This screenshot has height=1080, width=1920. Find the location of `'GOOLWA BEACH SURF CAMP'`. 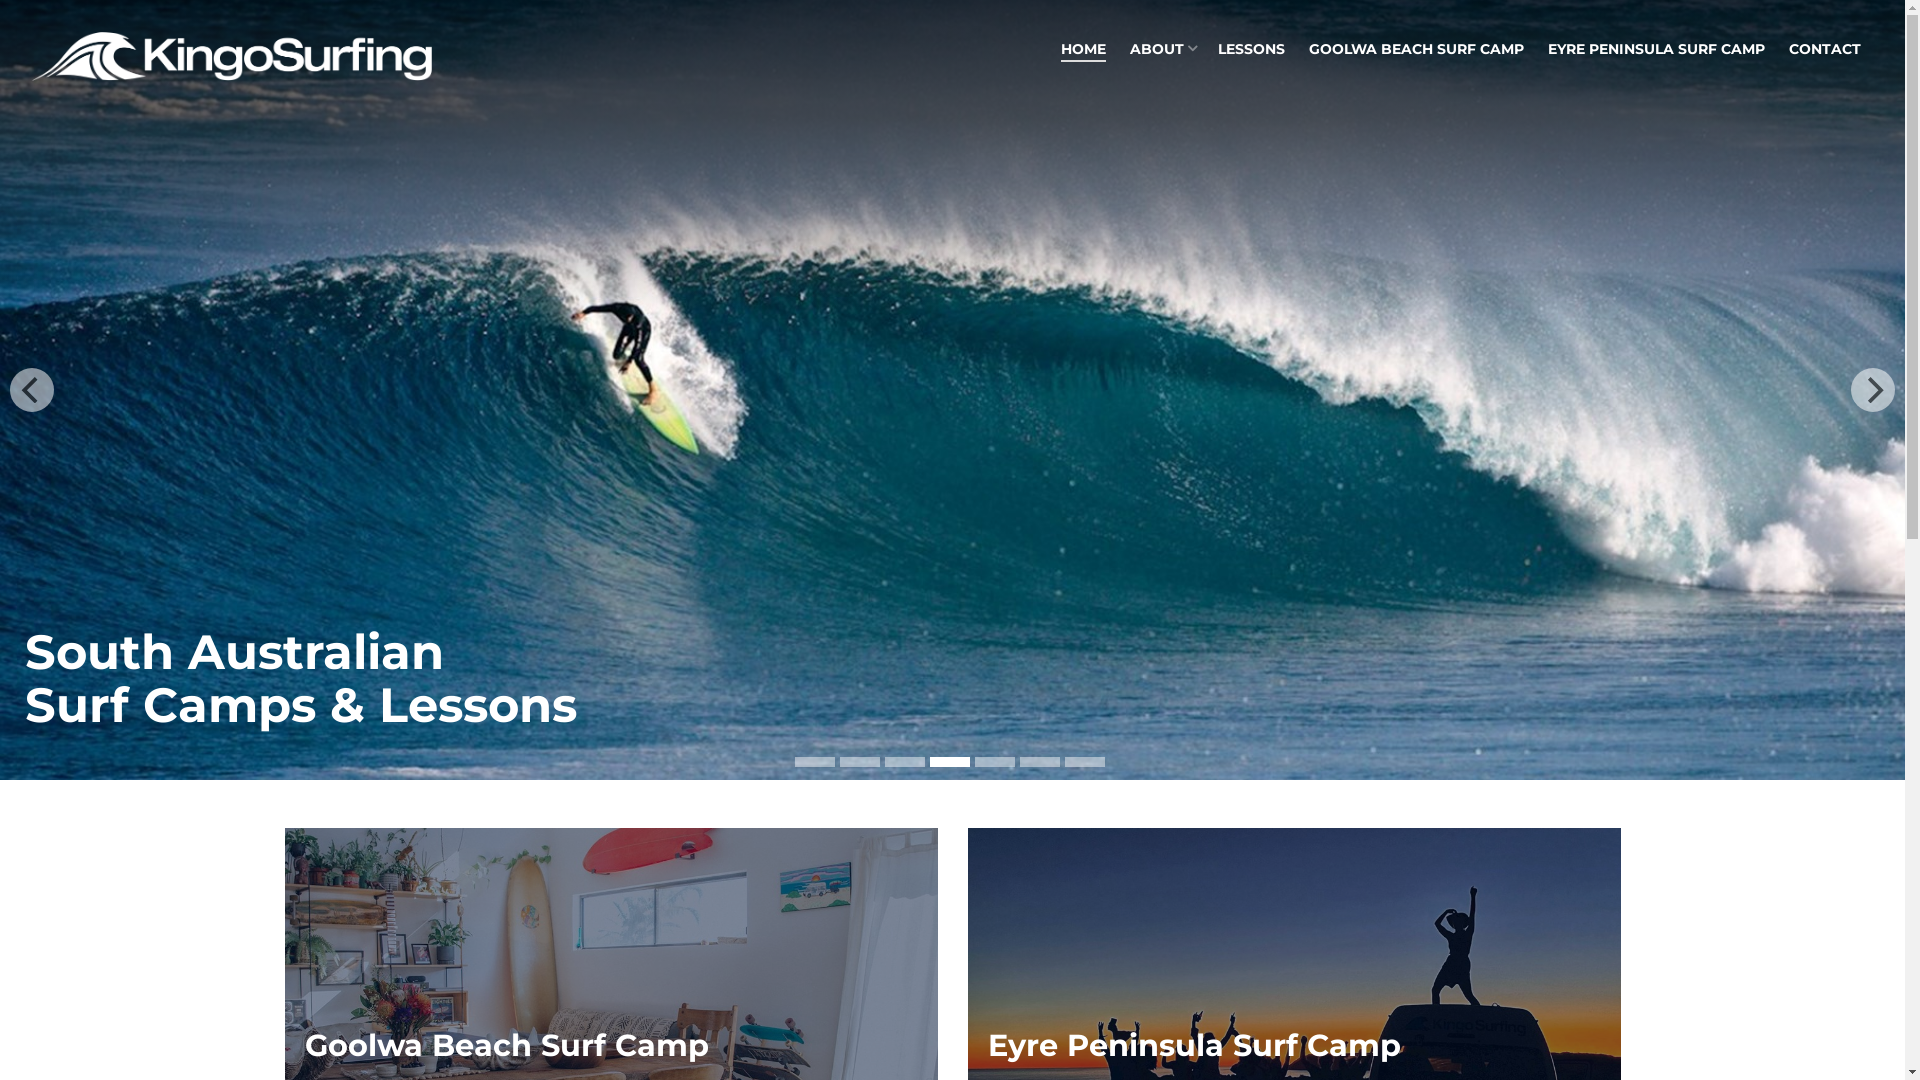

'GOOLWA BEACH SURF CAMP' is located at coordinates (1415, 48).